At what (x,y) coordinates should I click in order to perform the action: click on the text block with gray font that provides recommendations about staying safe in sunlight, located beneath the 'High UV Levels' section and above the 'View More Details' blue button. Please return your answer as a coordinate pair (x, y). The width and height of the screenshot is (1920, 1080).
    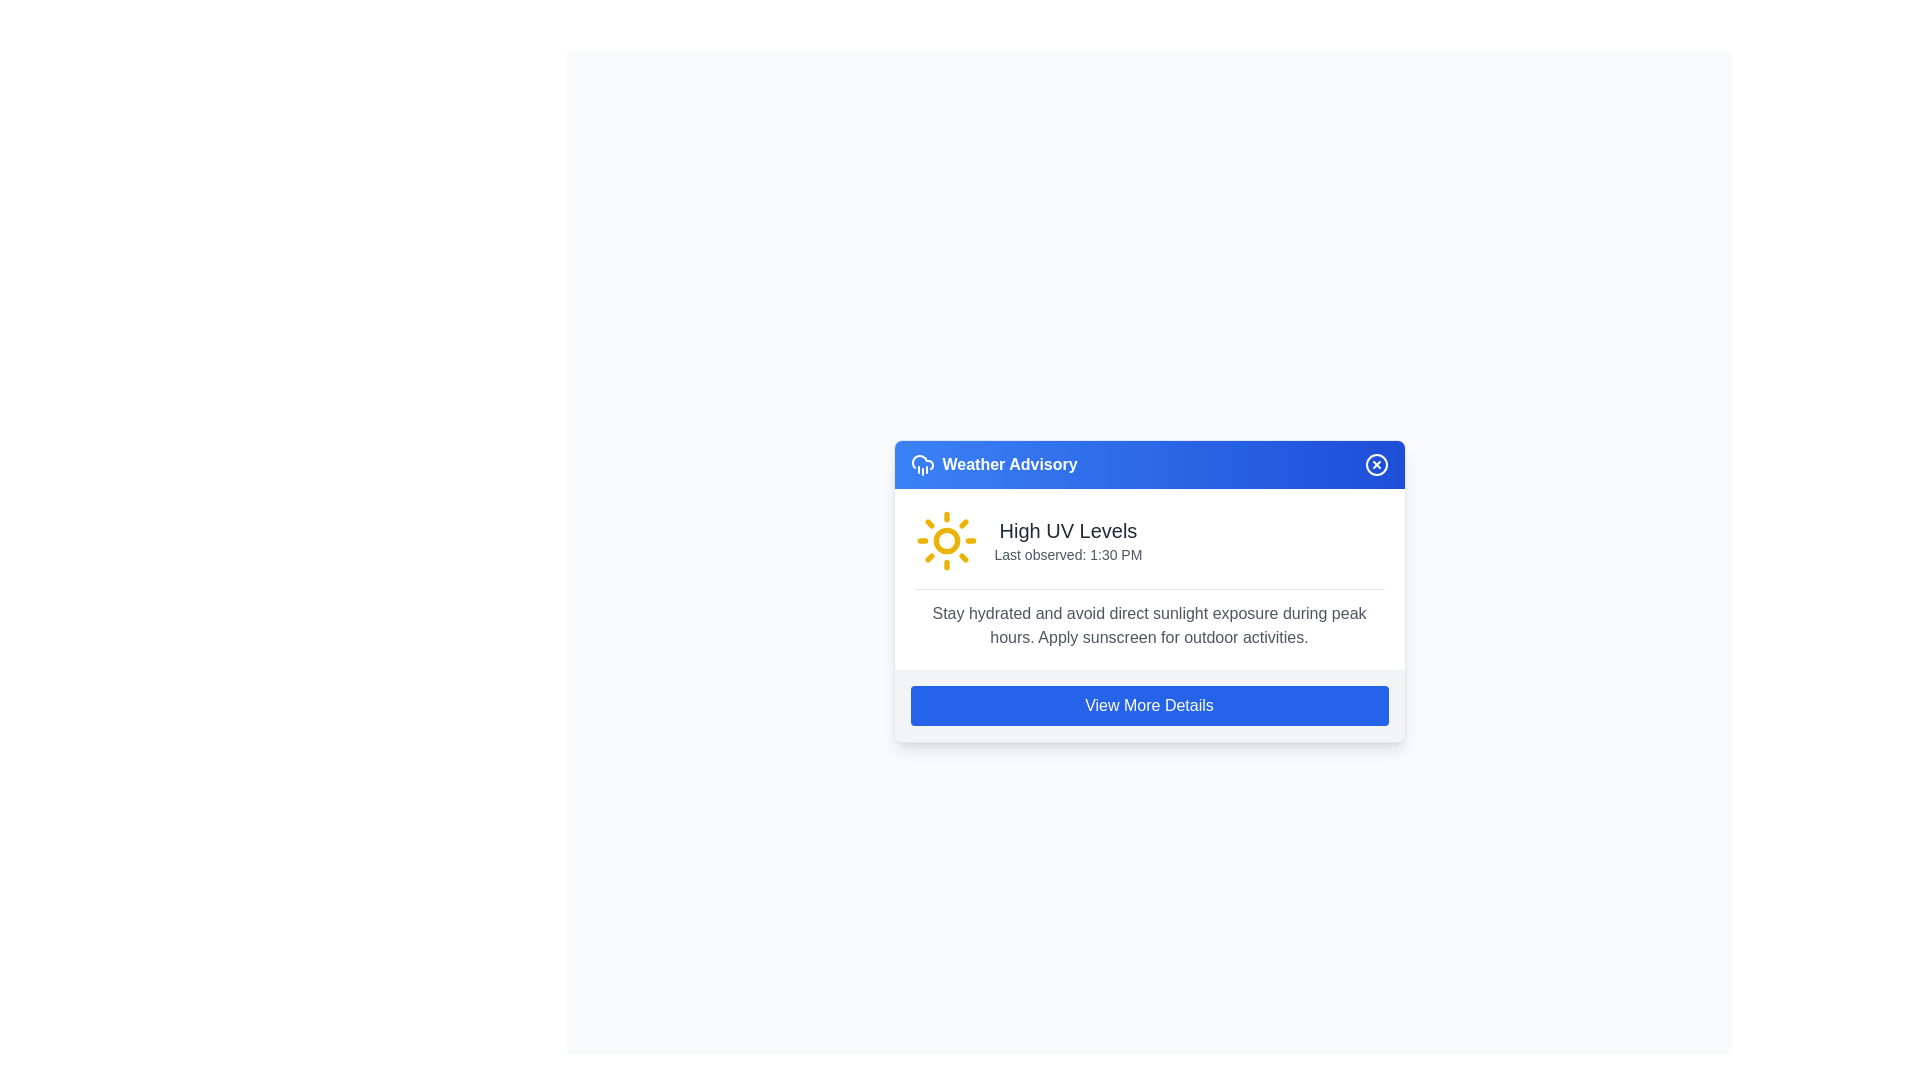
    Looking at the image, I should click on (1149, 624).